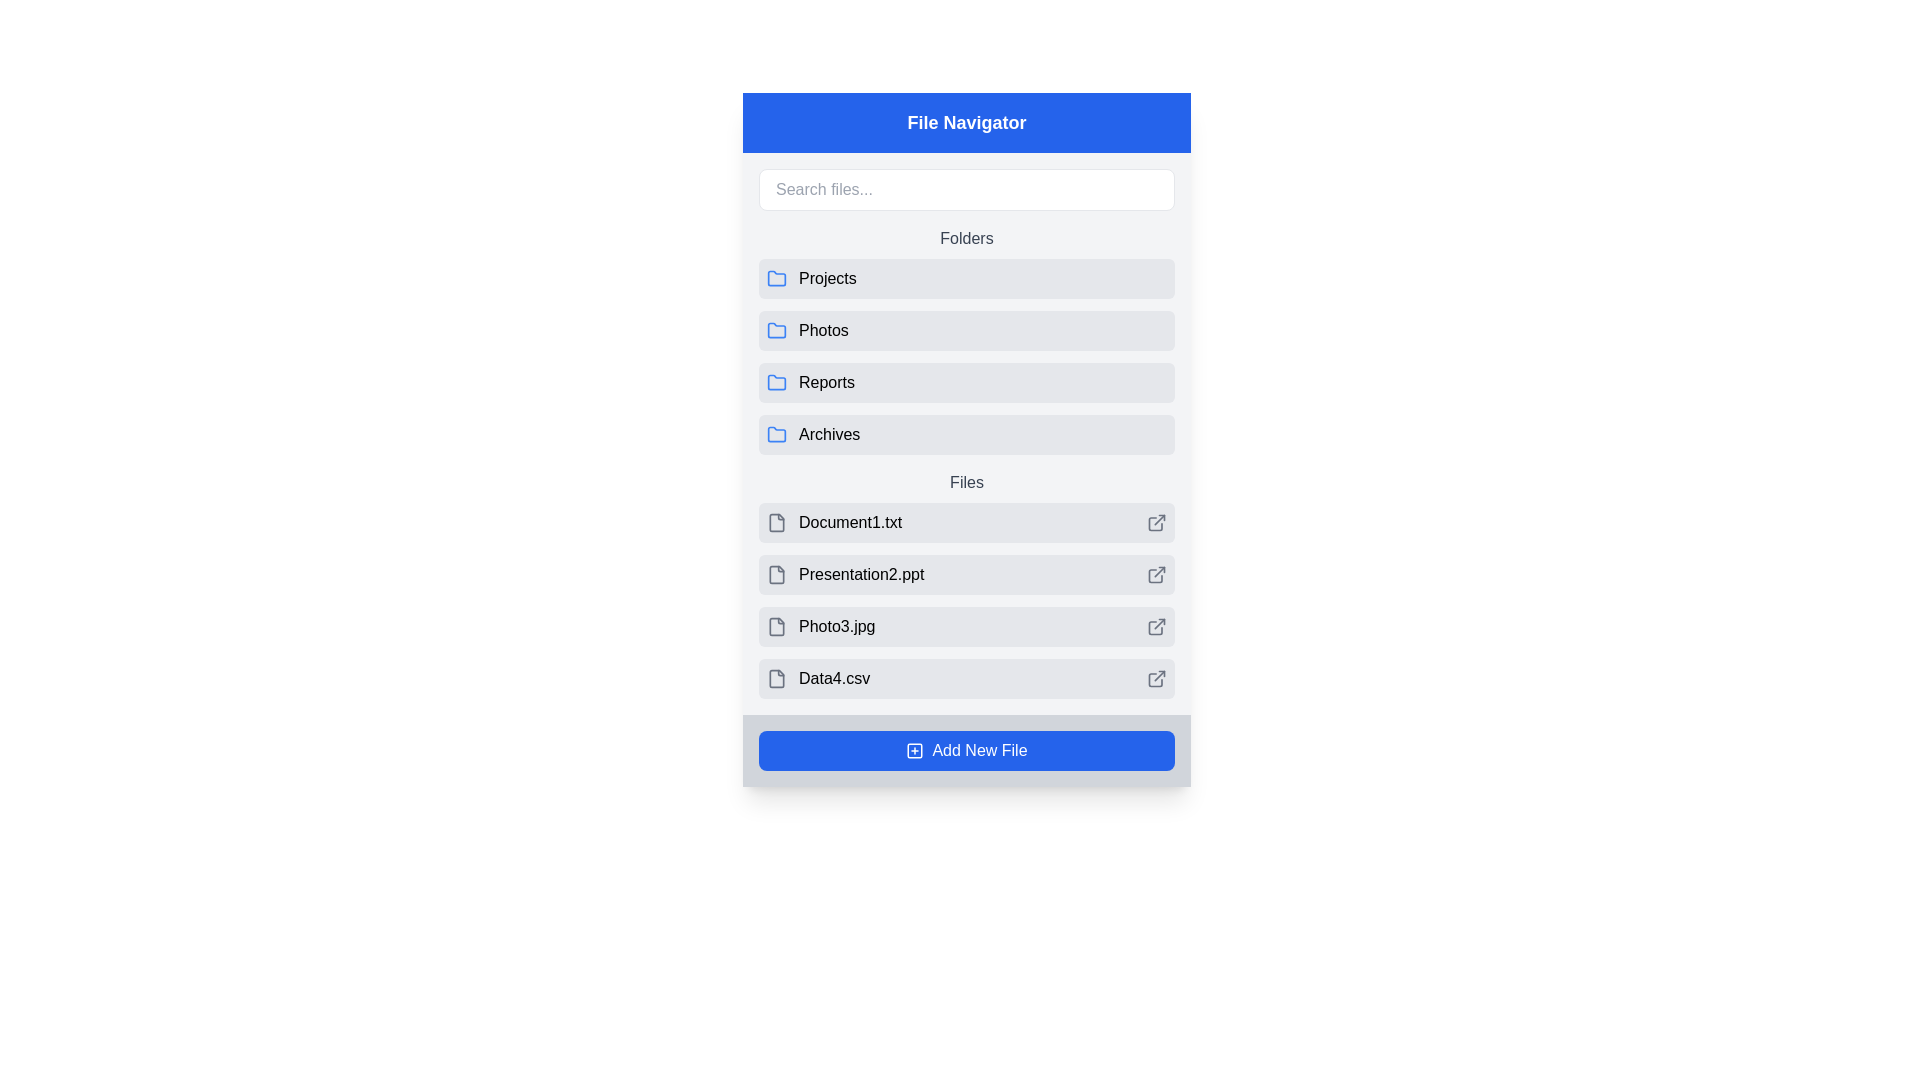 This screenshot has width=1920, height=1080. Describe the element at coordinates (776, 329) in the screenshot. I see `the second folder icon in the 'Folders' section, which has blue edges and a light background, positioned to the left of the 'Photos' folder name` at that location.